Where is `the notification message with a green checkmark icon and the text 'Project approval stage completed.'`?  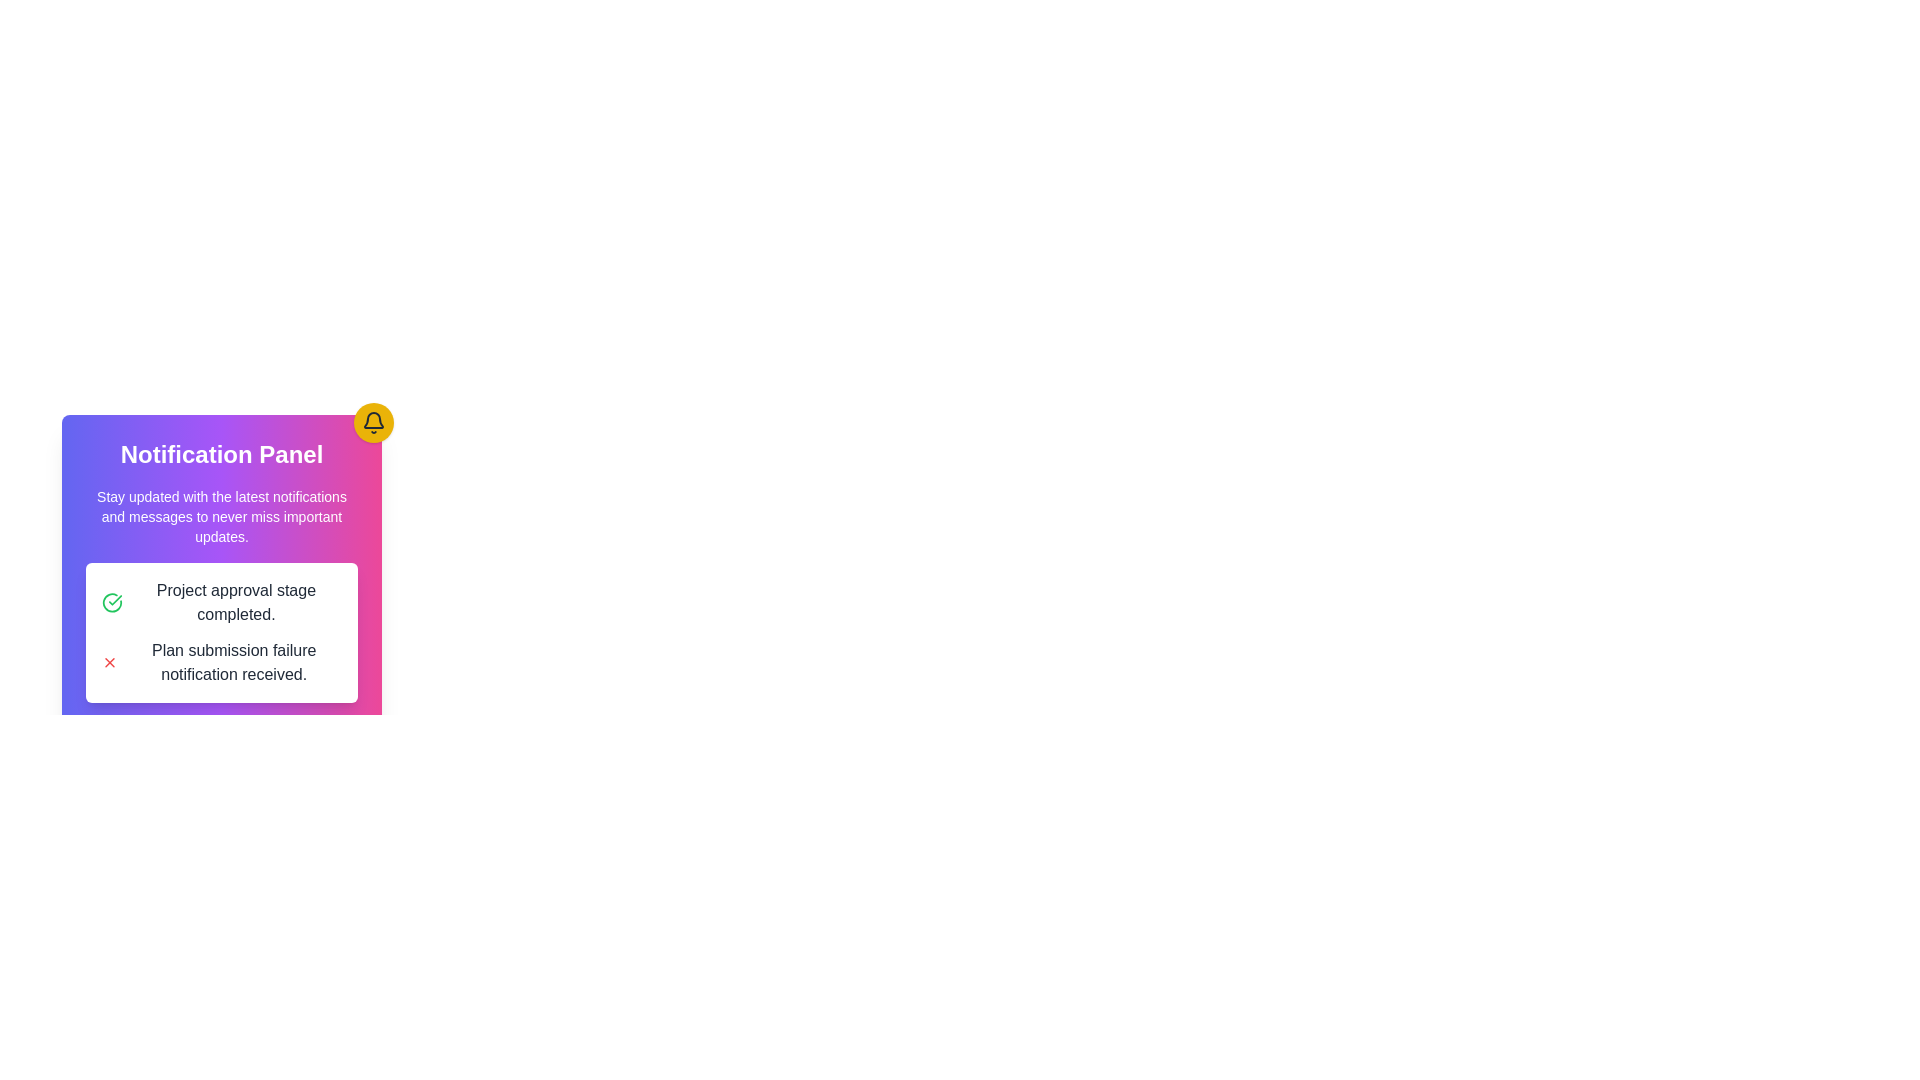 the notification message with a green checkmark icon and the text 'Project approval stage completed.' is located at coordinates (221, 601).